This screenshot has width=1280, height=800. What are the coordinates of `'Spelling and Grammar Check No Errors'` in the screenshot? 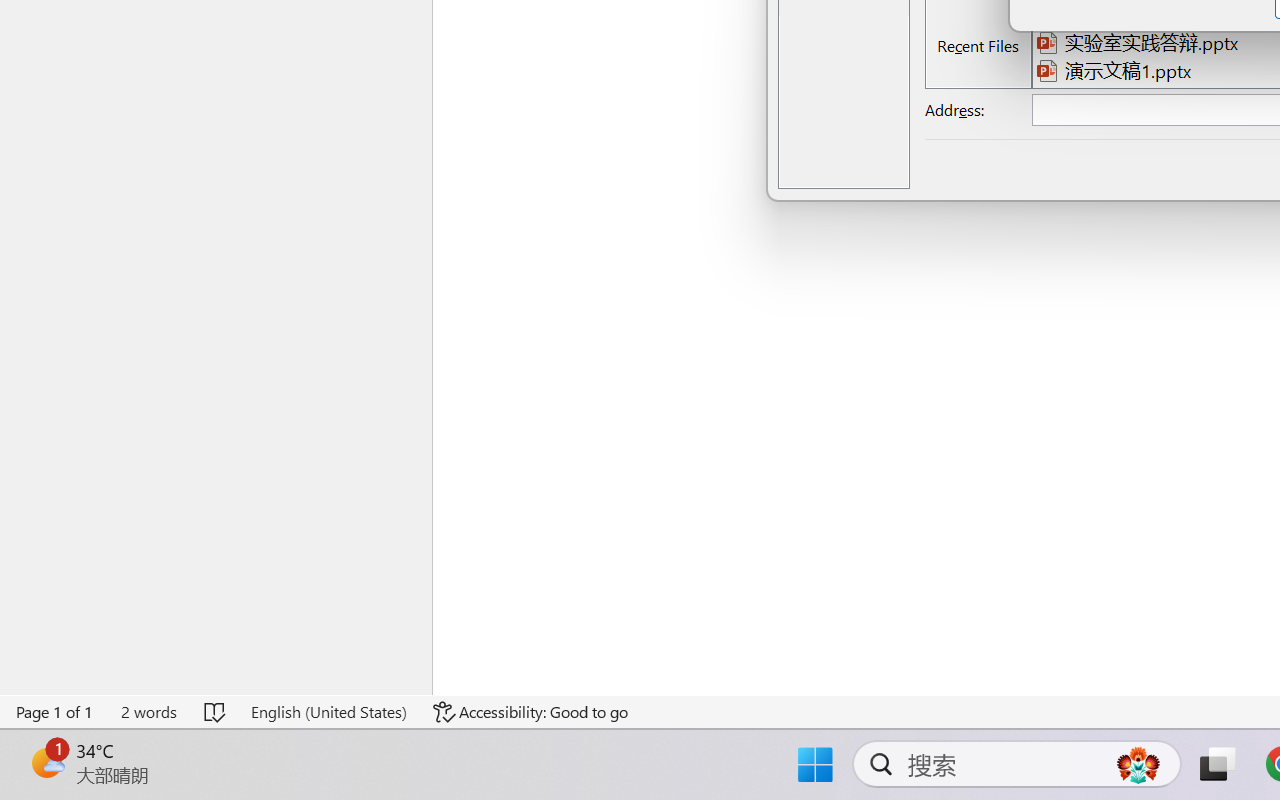 It's located at (216, 711).